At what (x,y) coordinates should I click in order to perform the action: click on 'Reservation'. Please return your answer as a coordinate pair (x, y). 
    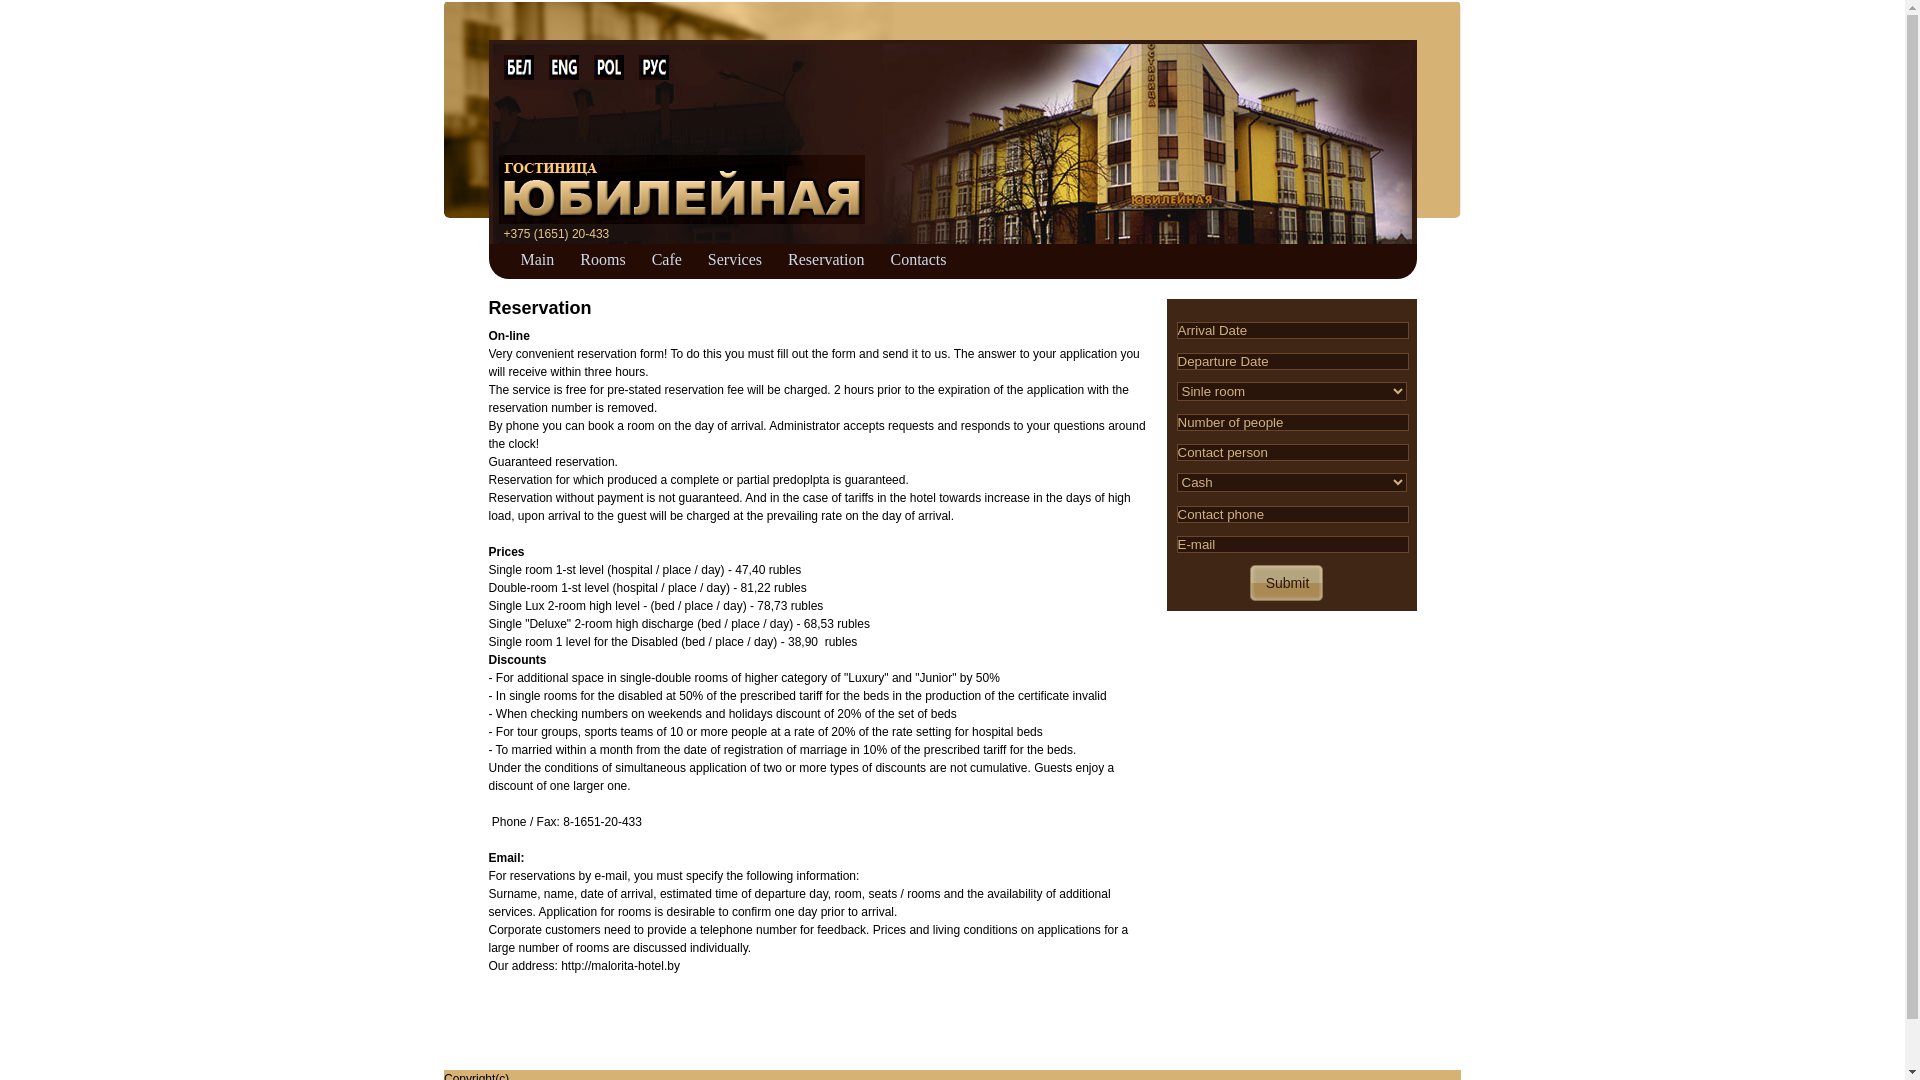
    Looking at the image, I should click on (825, 256).